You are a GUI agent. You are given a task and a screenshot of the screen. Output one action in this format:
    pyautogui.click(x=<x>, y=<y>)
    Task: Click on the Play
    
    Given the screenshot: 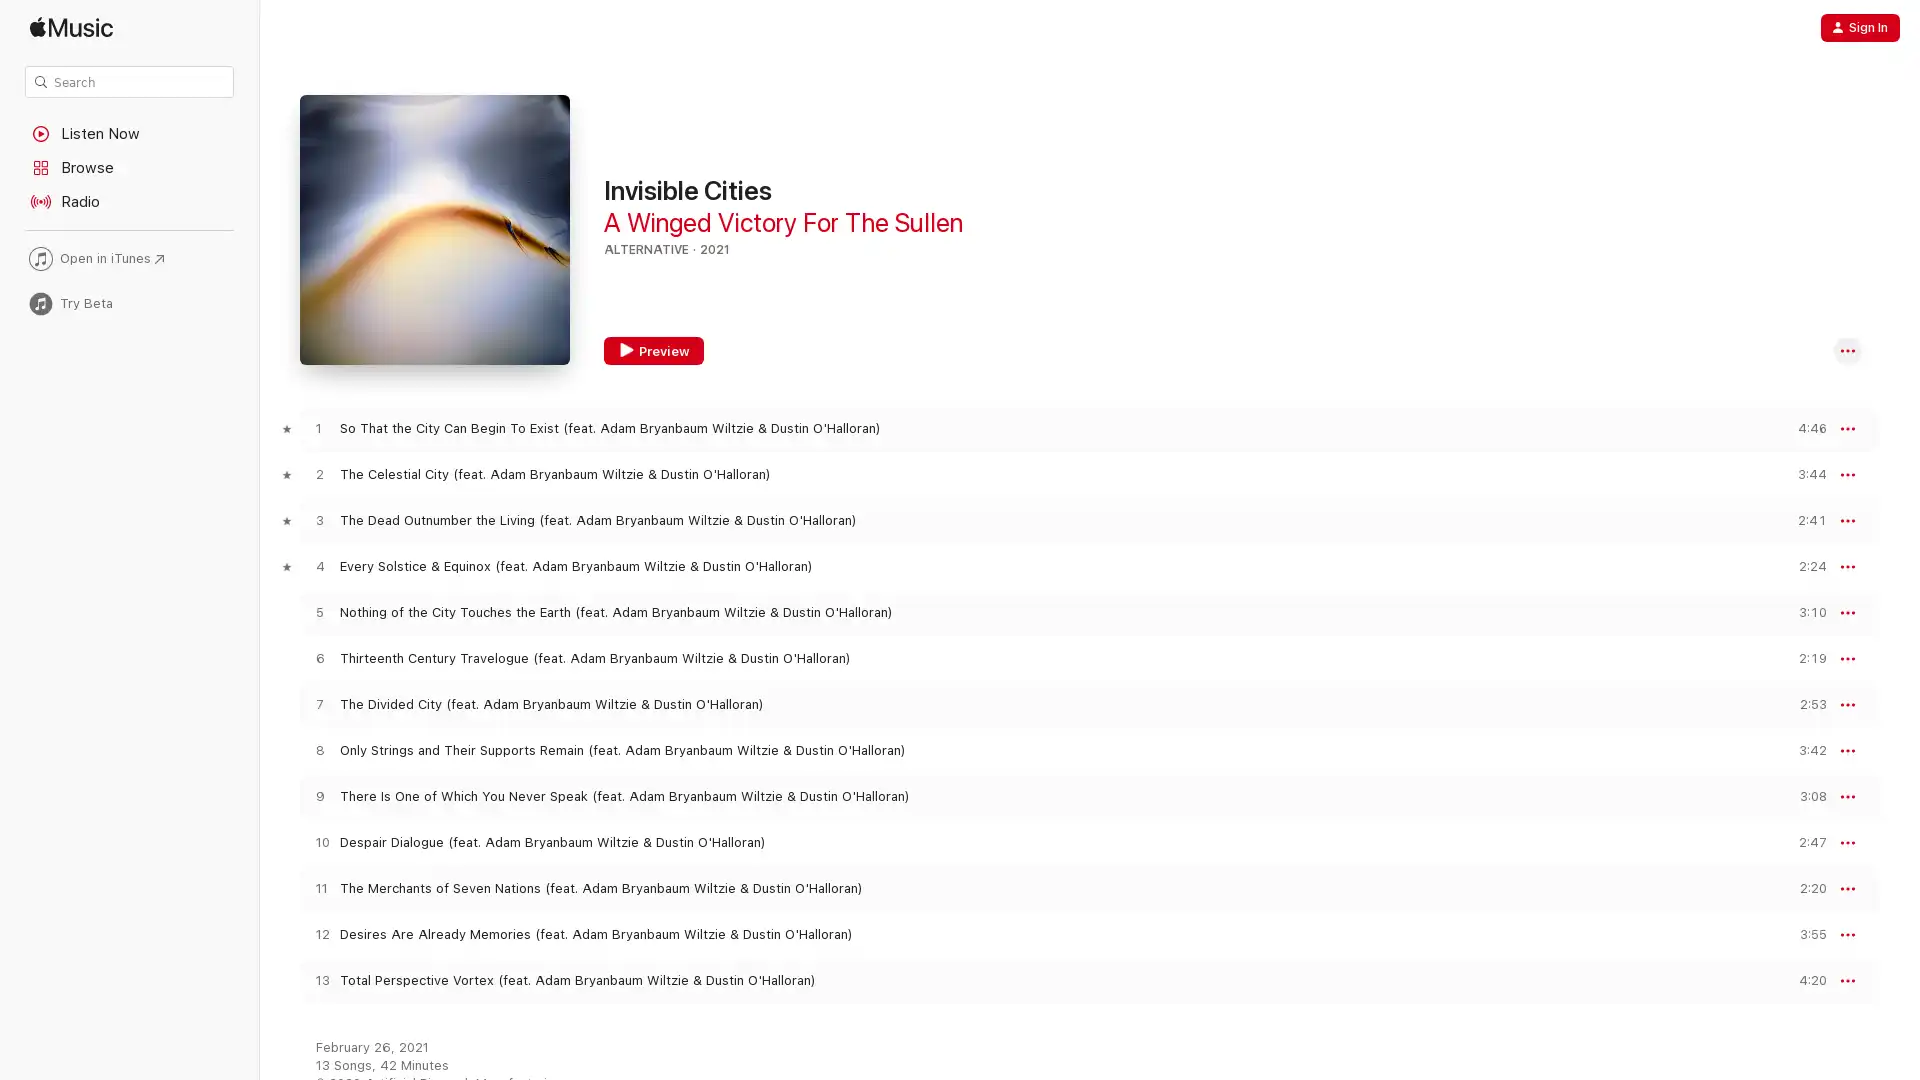 What is the action you would take?
    pyautogui.click(x=318, y=842)
    